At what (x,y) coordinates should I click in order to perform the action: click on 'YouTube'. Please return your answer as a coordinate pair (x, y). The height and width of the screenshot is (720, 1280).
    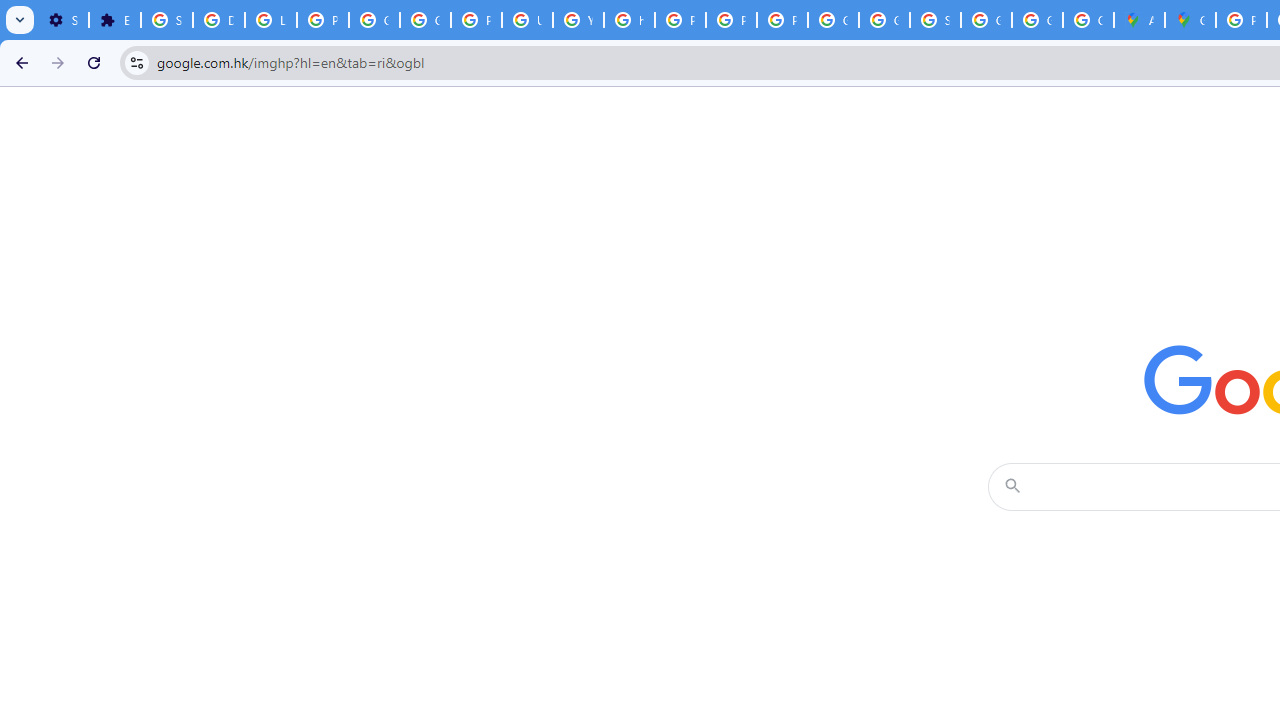
    Looking at the image, I should click on (577, 20).